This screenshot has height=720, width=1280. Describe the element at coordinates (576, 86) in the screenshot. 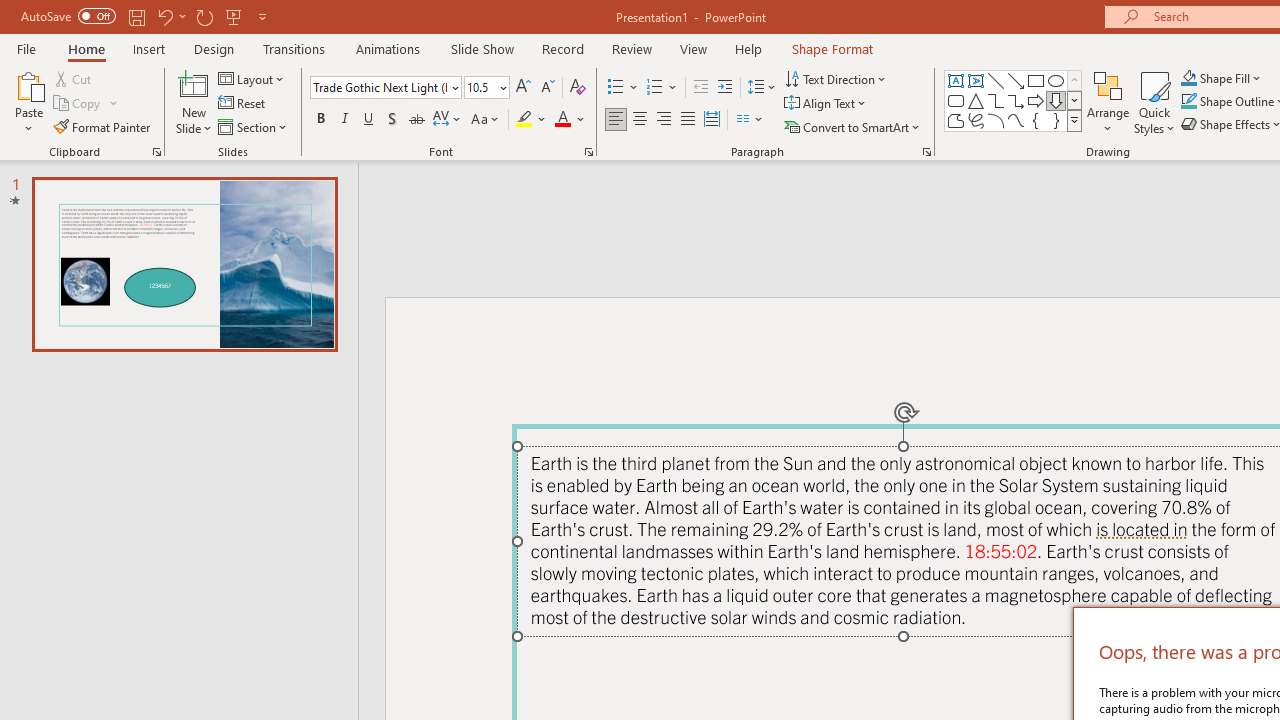

I see `'Clear Formatting'` at that location.